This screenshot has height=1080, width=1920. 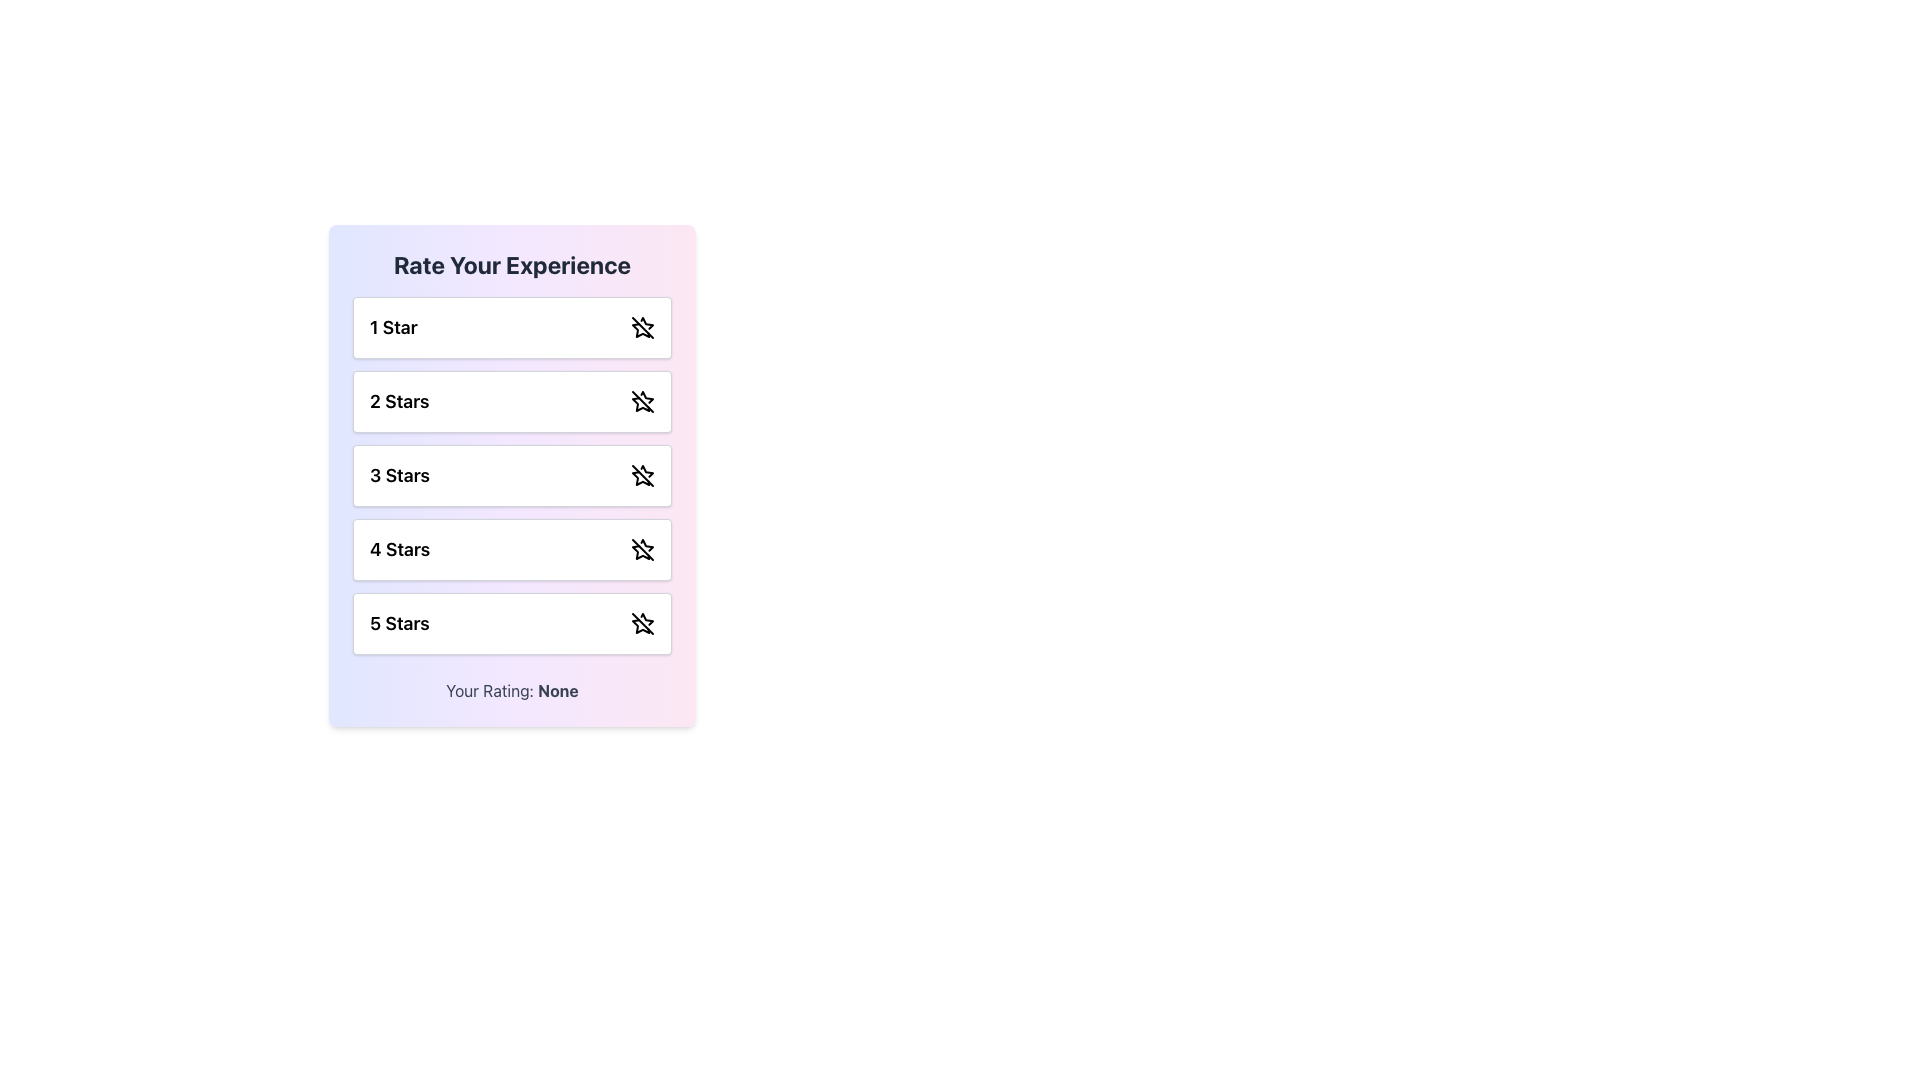 What do you see at coordinates (399, 401) in the screenshot?
I see `the '2 Stars' text label, which is styled in bold black typeface and is part of a vertically aligned group of rating options` at bounding box center [399, 401].